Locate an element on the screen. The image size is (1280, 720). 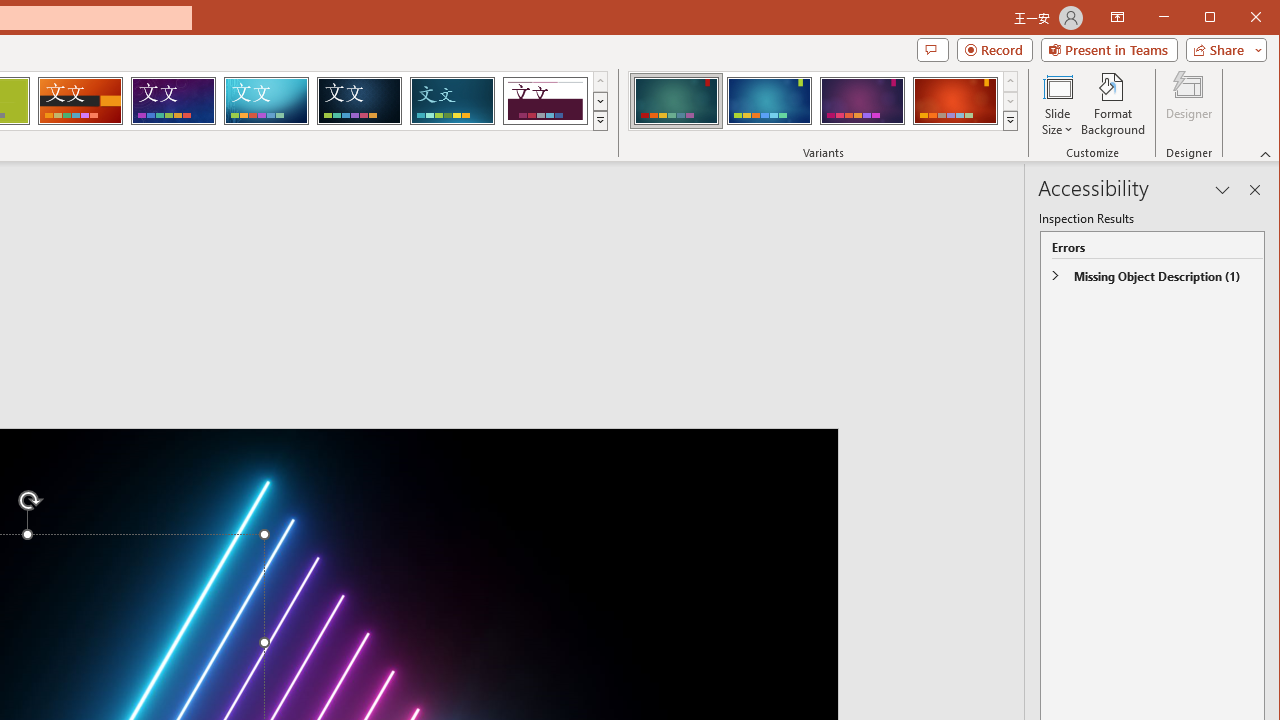
'Slide Size' is located at coordinates (1056, 104).